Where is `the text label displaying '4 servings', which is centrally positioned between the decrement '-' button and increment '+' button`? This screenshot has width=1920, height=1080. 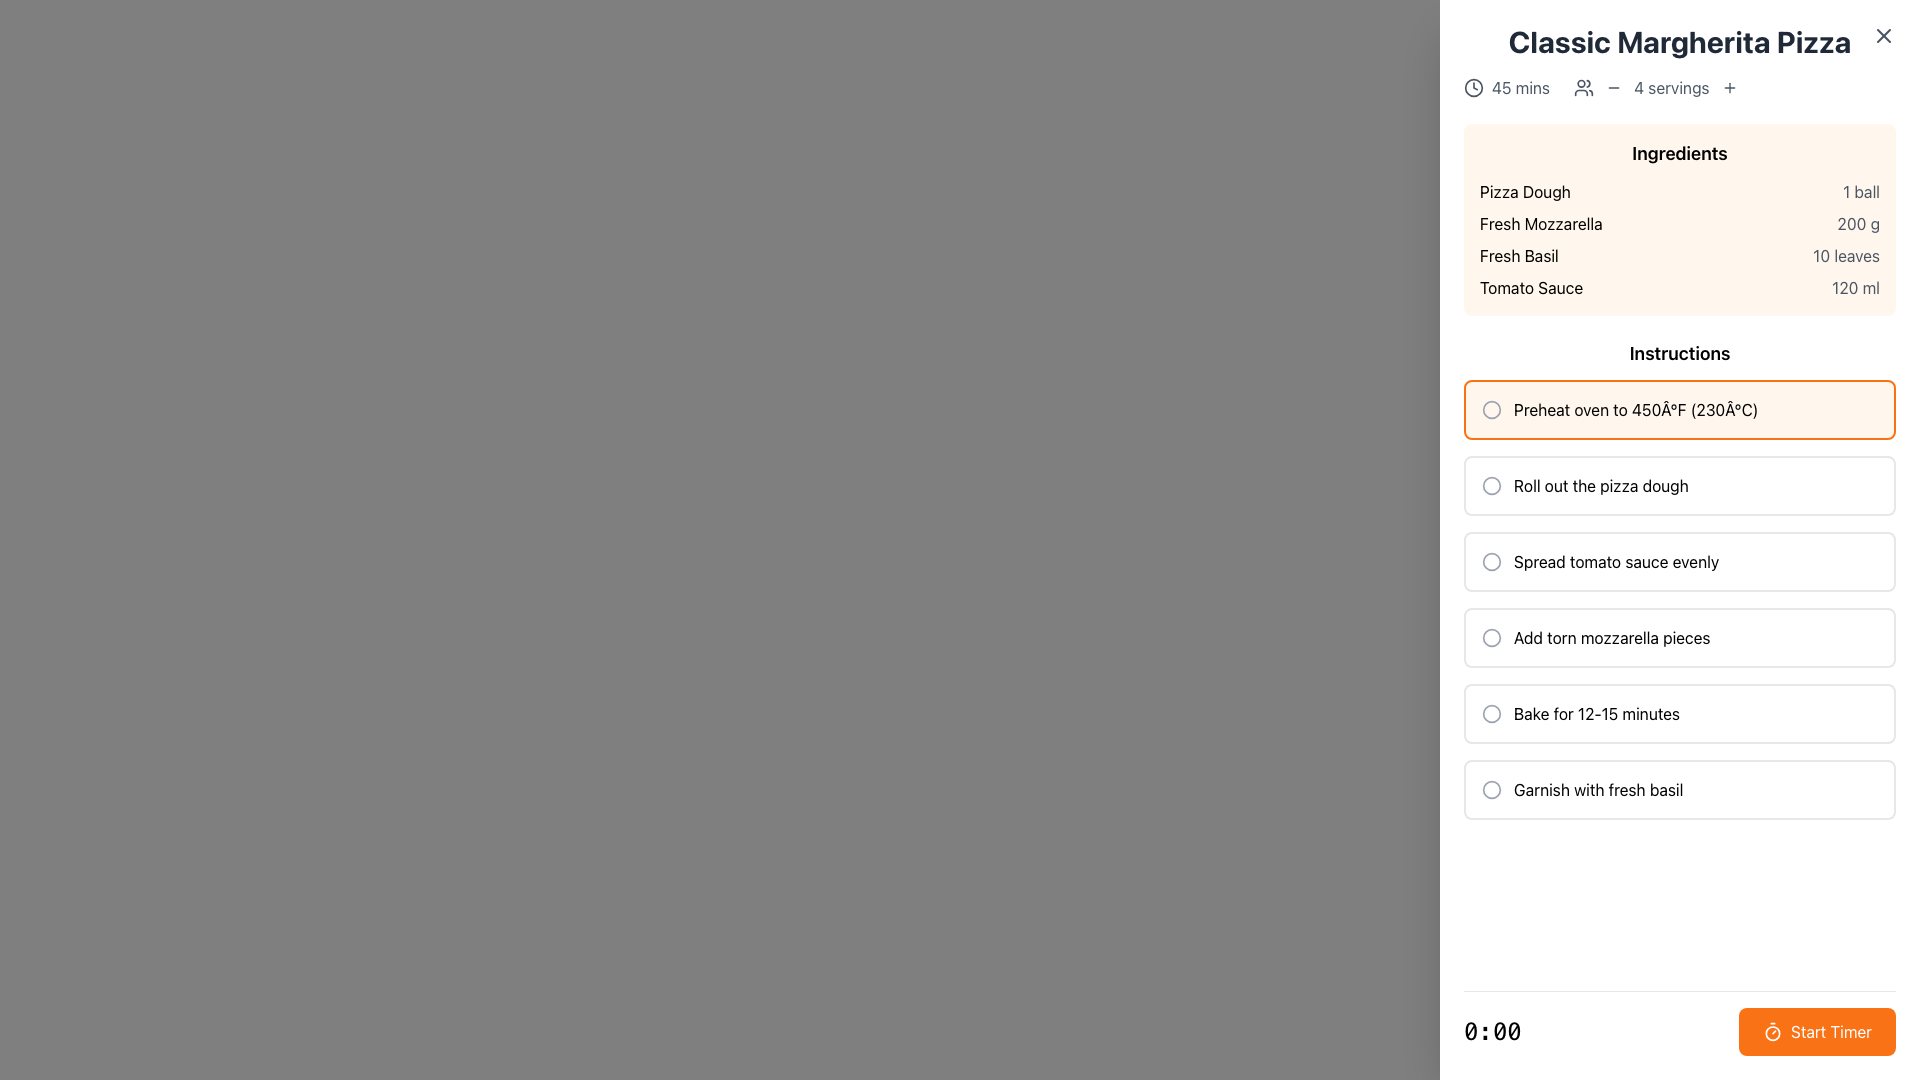 the text label displaying '4 servings', which is centrally positioned between the decrement '-' button and increment '+' button is located at coordinates (1671, 87).